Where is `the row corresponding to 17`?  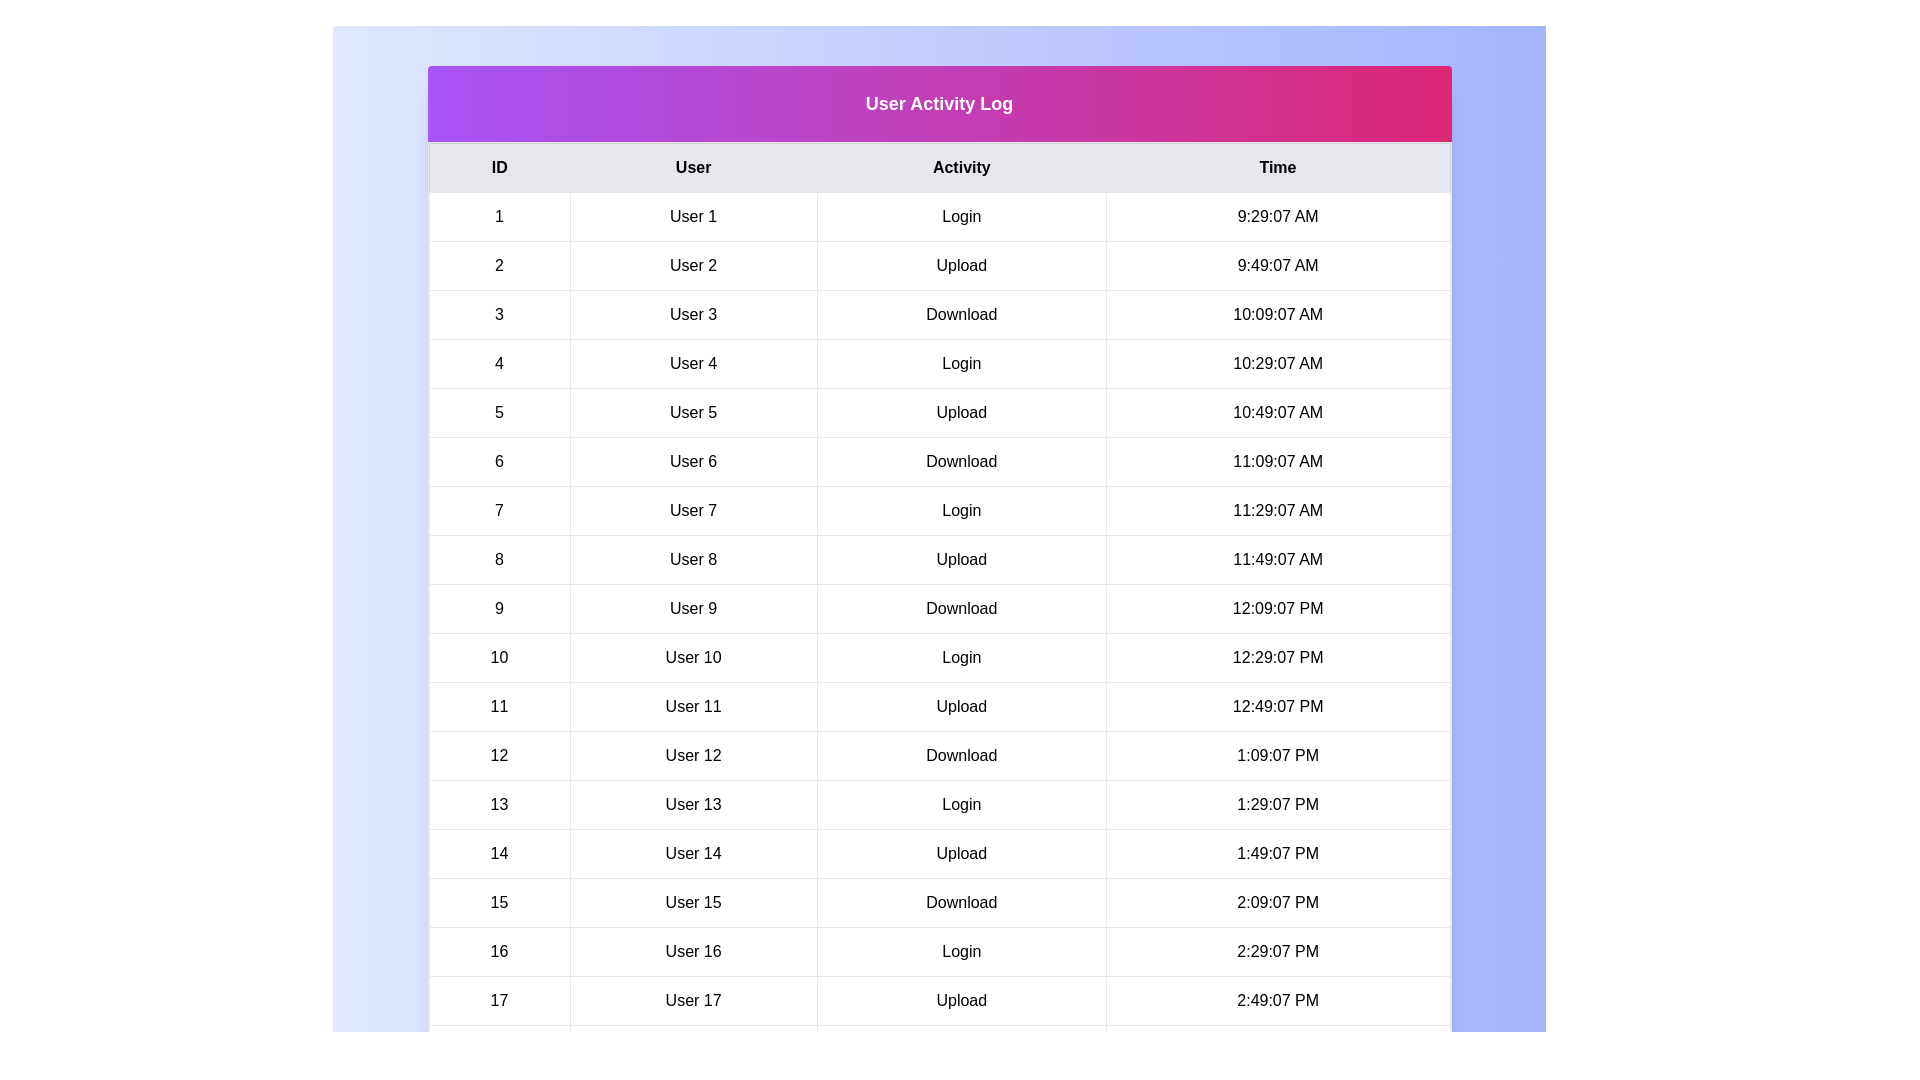
the row corresponding to 17 is located at coordinates (938, 1001).